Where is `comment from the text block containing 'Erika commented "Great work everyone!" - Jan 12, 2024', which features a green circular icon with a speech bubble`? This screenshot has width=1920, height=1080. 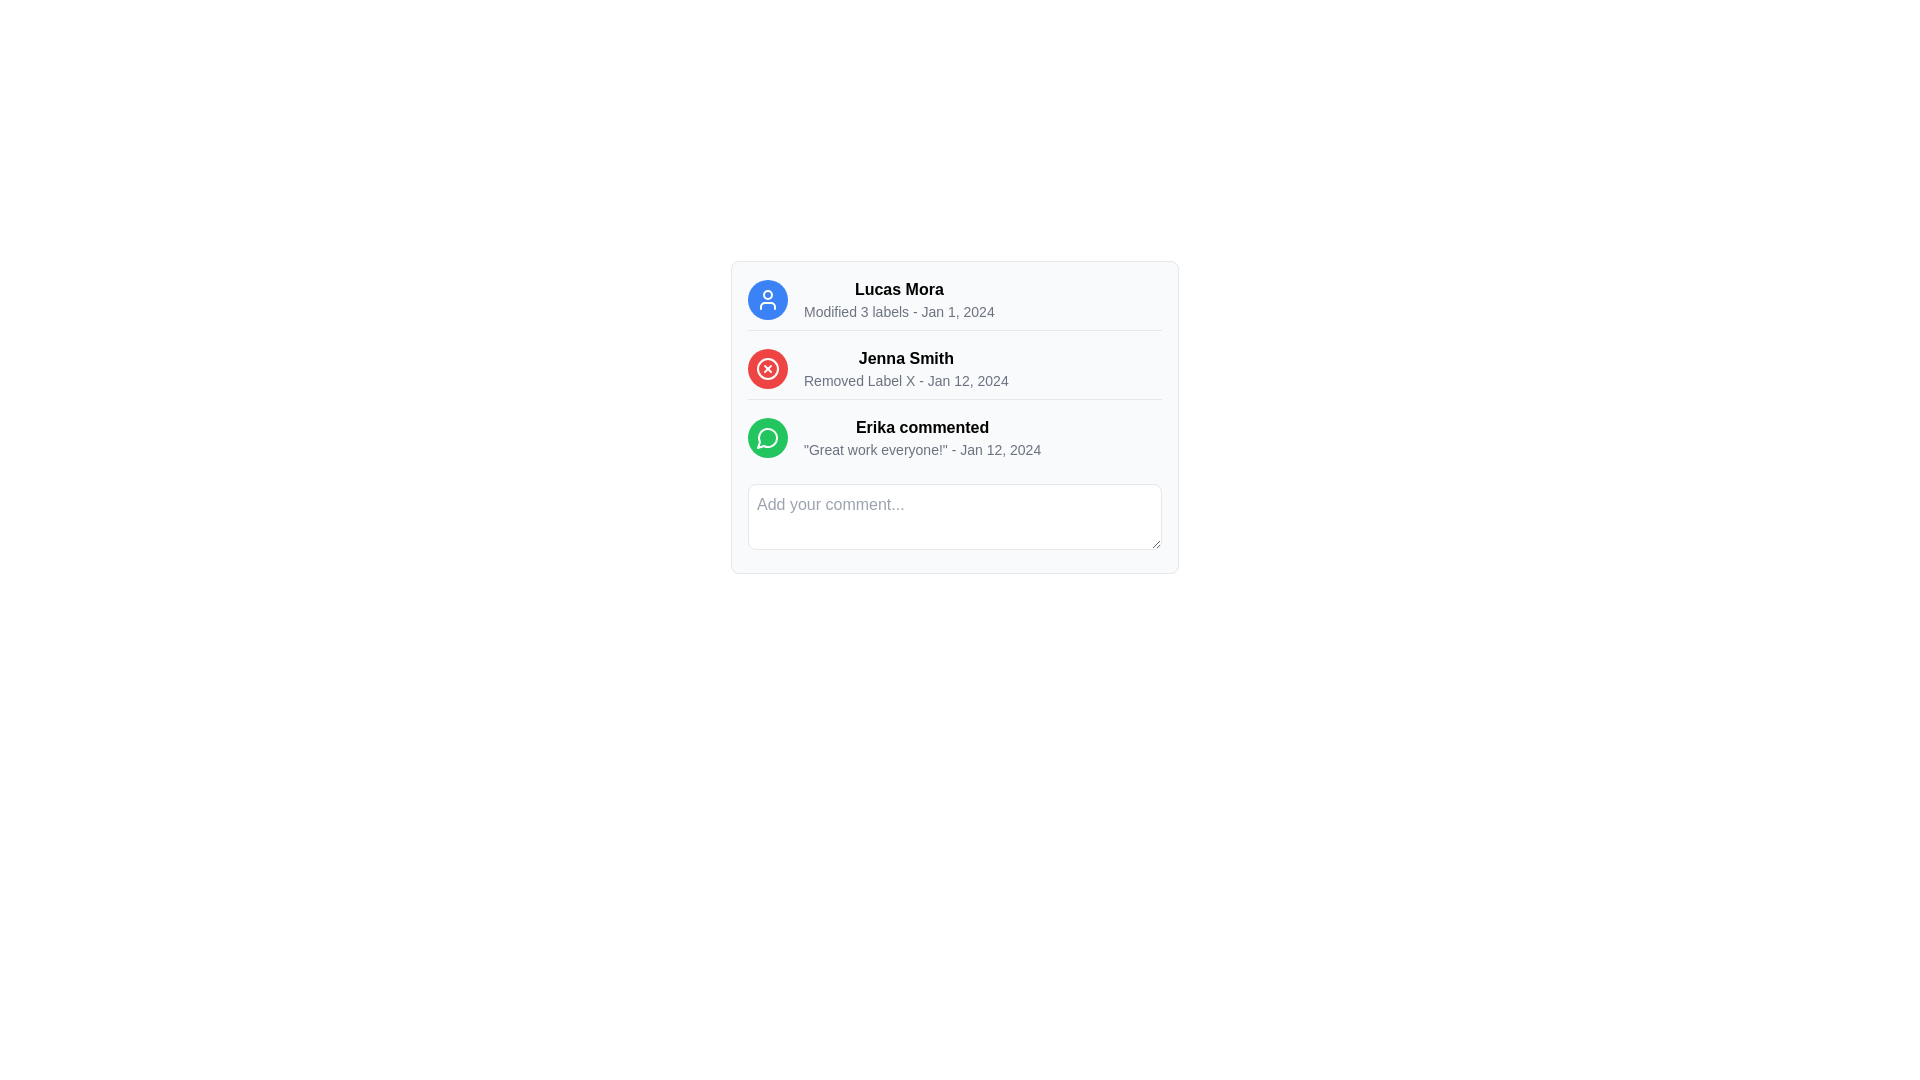 comment from the text block containing 'Erika commented "Great work everyone!" - Jan 12, 2024', which features a green circular icon with a speech bubble is located at coordinates (954, 441).